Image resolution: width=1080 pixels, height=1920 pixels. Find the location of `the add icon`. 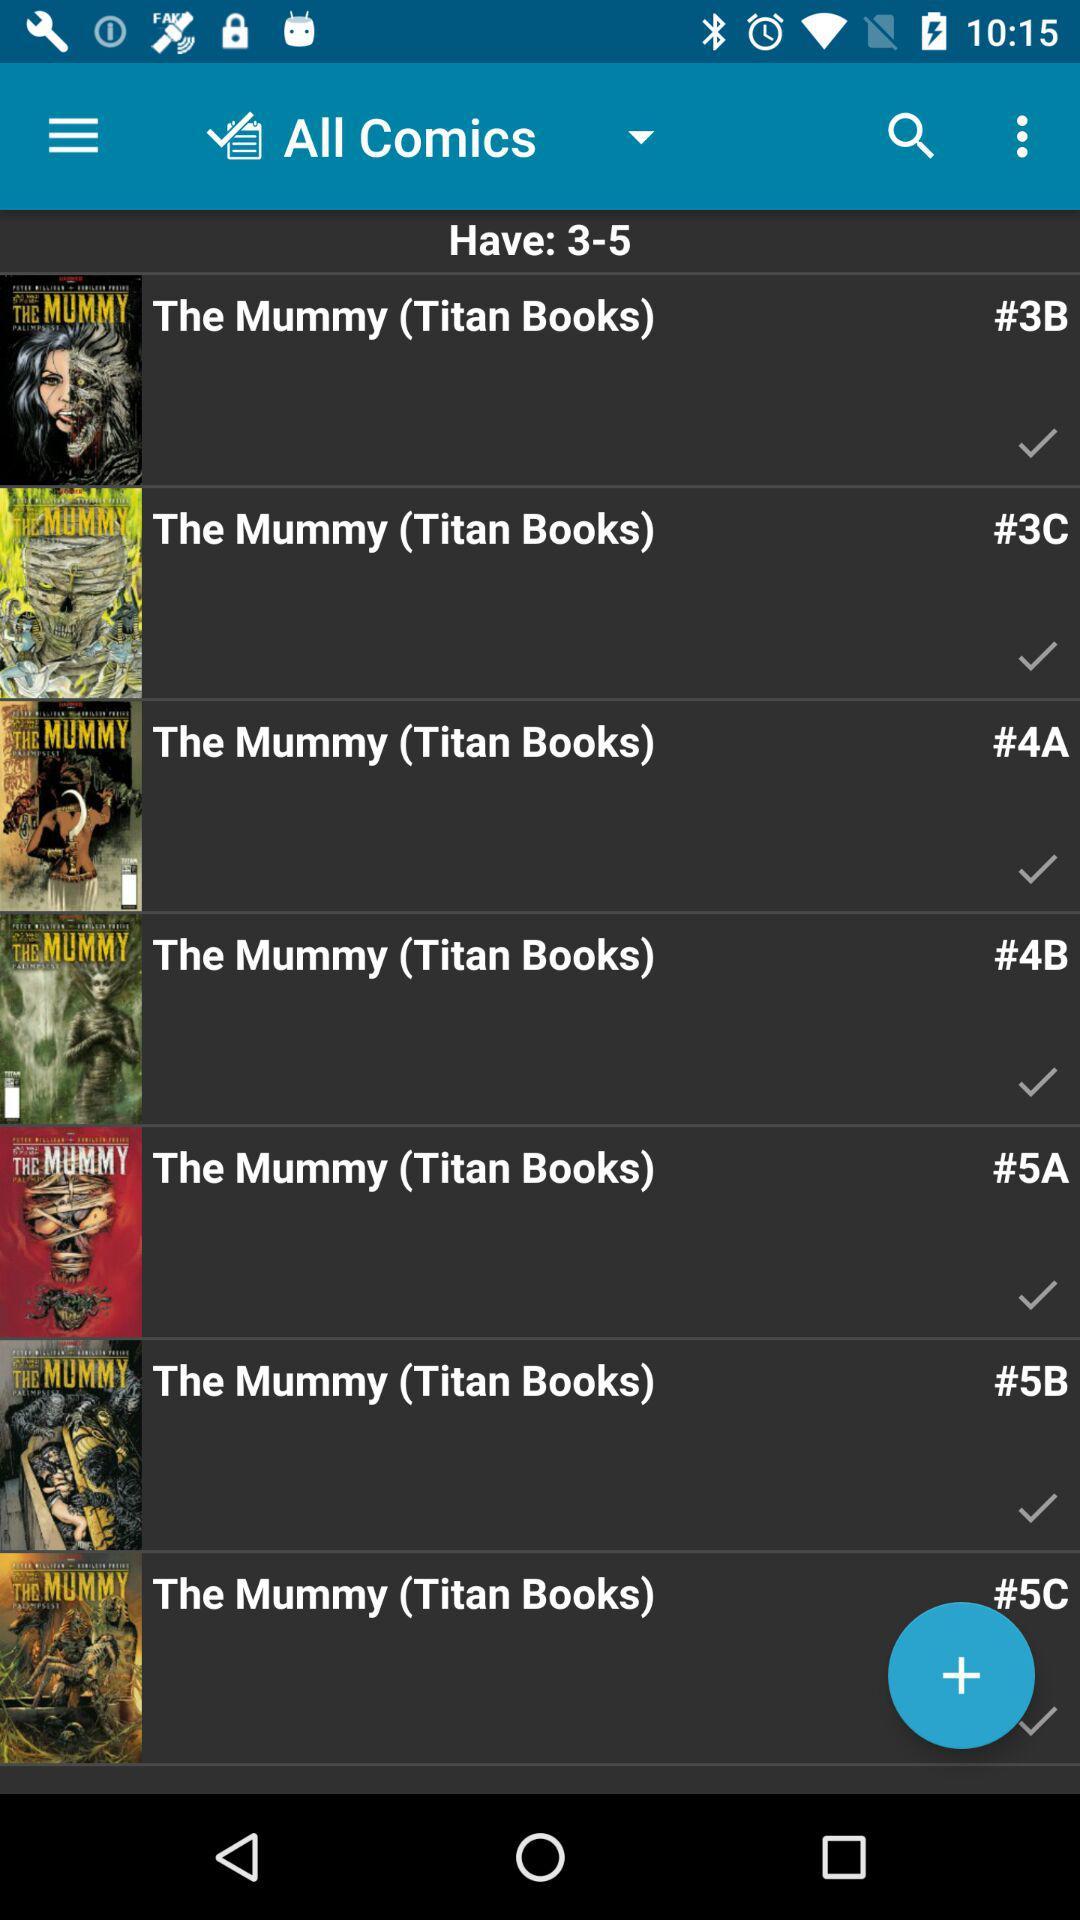

the add icon is located at coordinates (960, 1675).